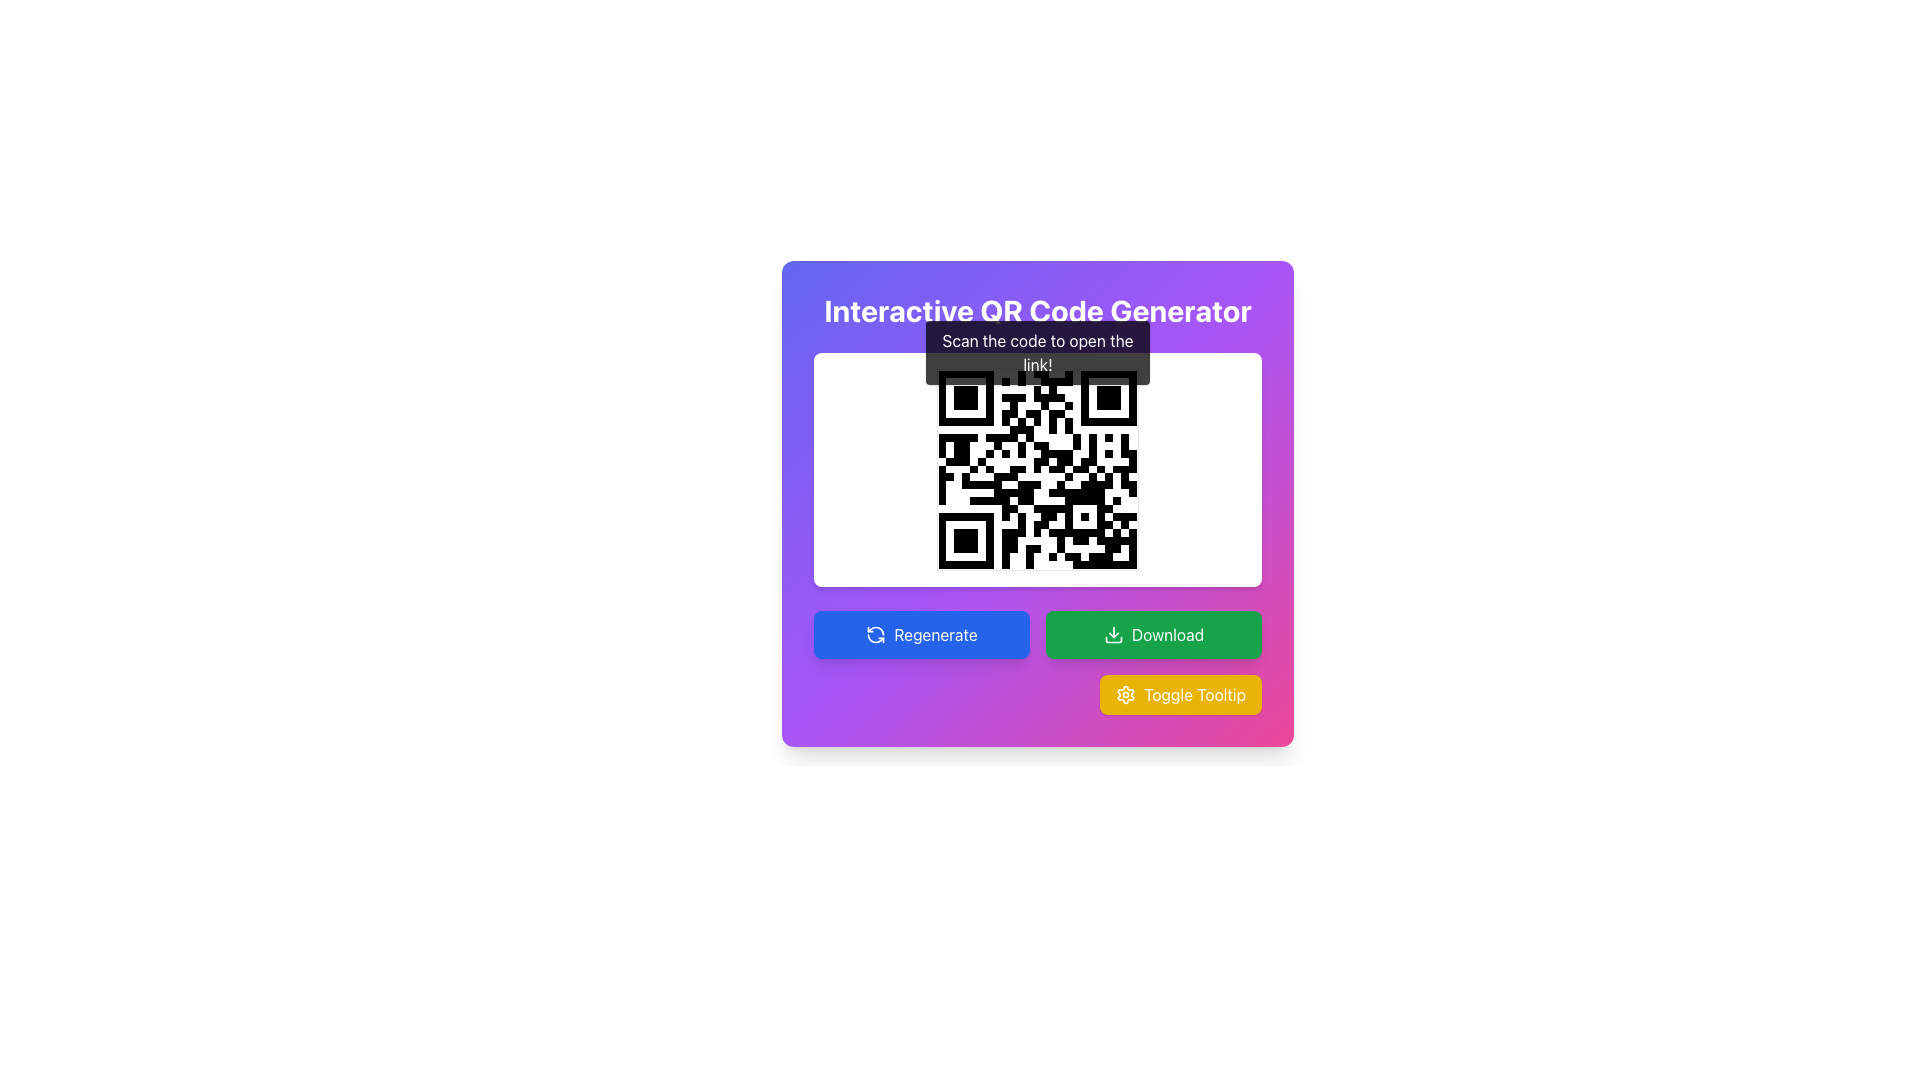 The height and width of the screenshot is (1080, 1920). Describe the element at coordinates (1112, 640) in the screenshot. I see `the download icon located to the right of the 'Regenerate' button and to the left of the yellow 'Toggle Tooltip' button, which is vertically centered within the green 'Download' button` at that location.